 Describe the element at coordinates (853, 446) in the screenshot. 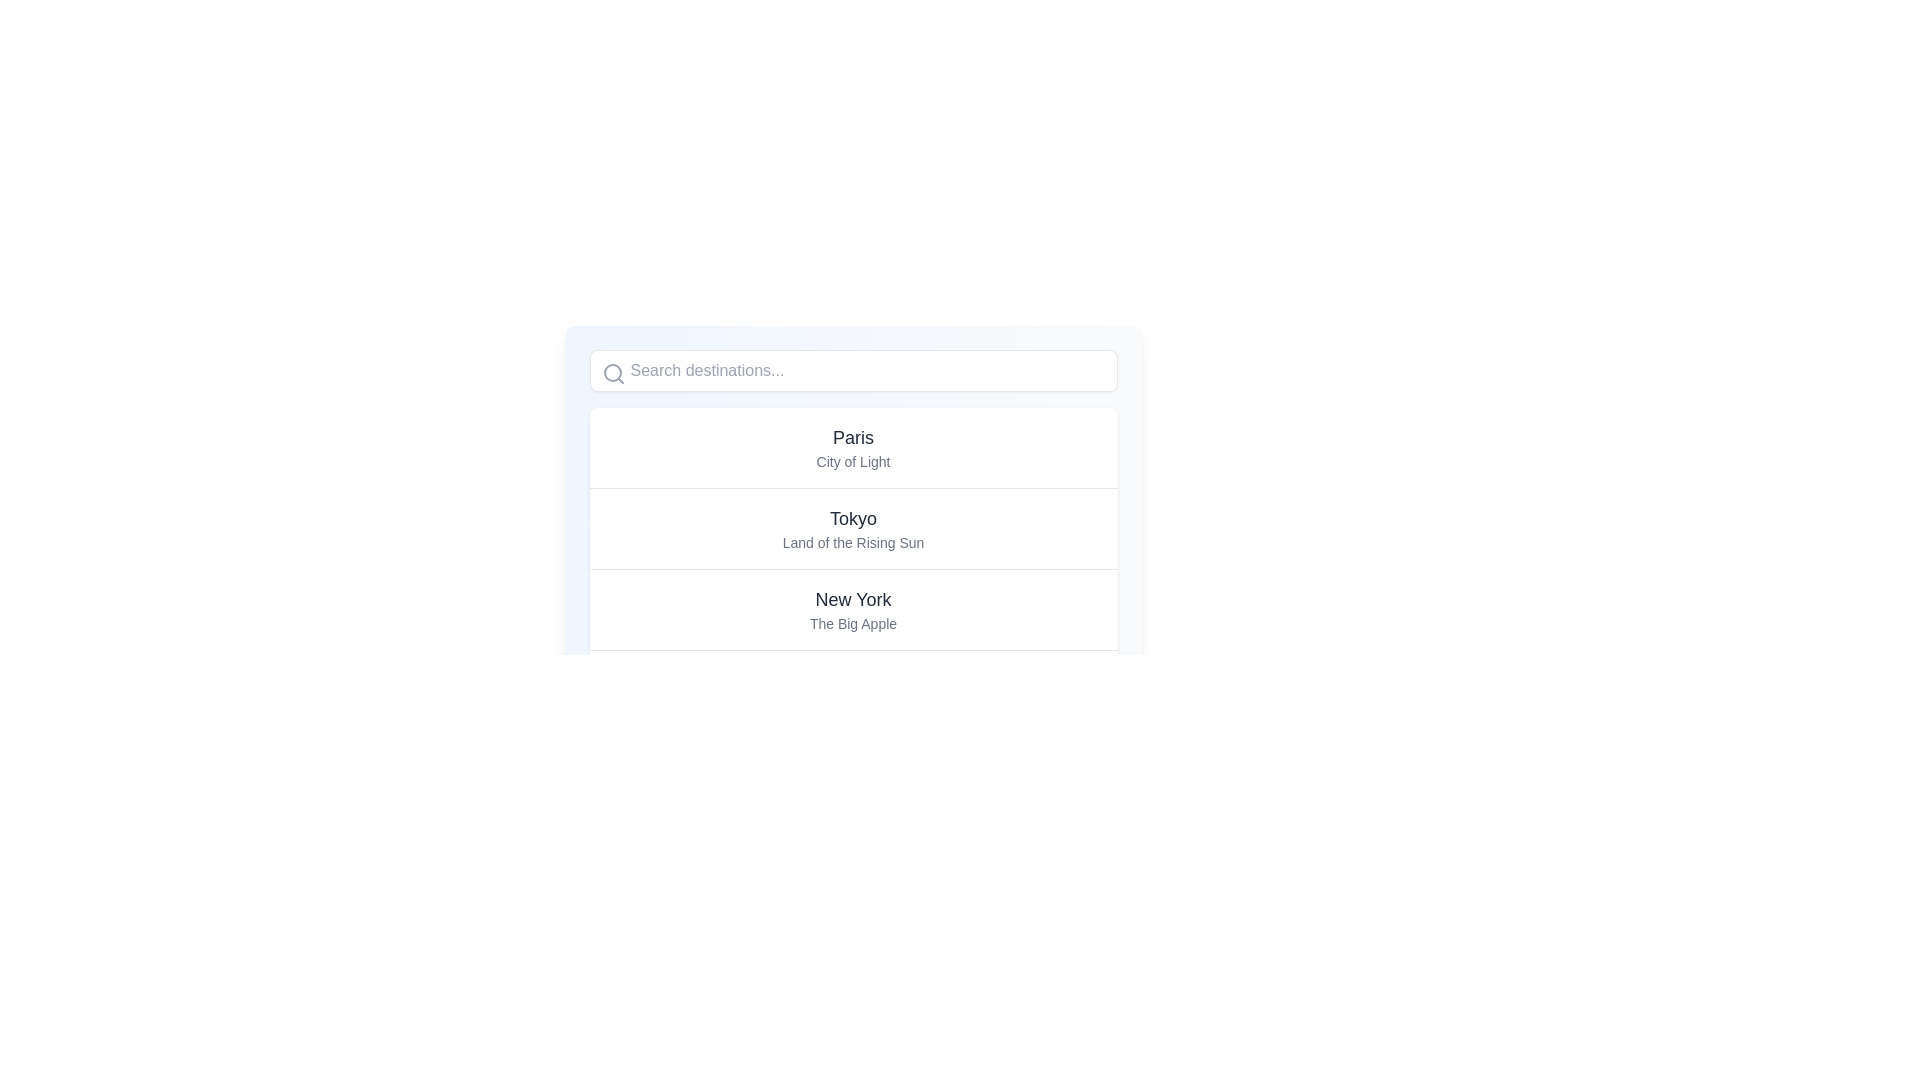

I see `the clickable list item element labeled 'Paris'` at that location.